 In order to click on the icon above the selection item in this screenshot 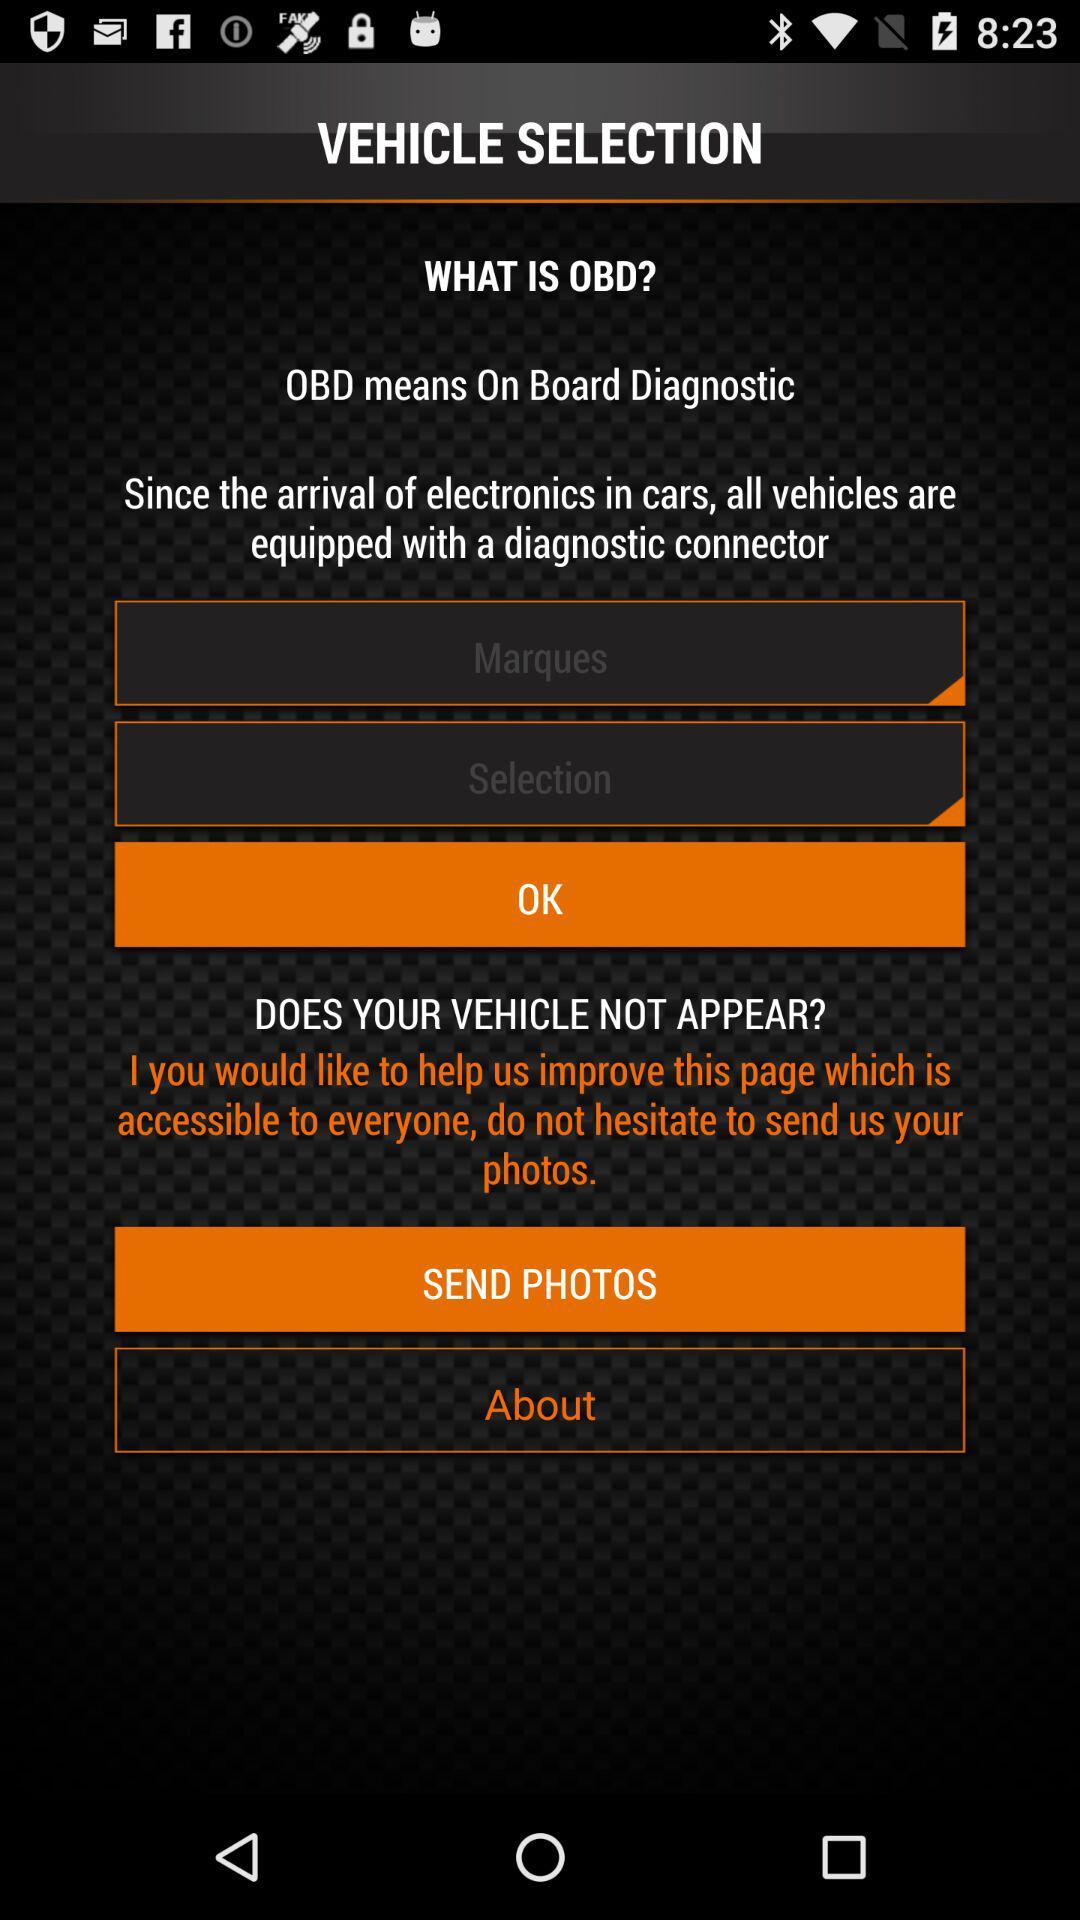, I will do `click(540, 656)`.